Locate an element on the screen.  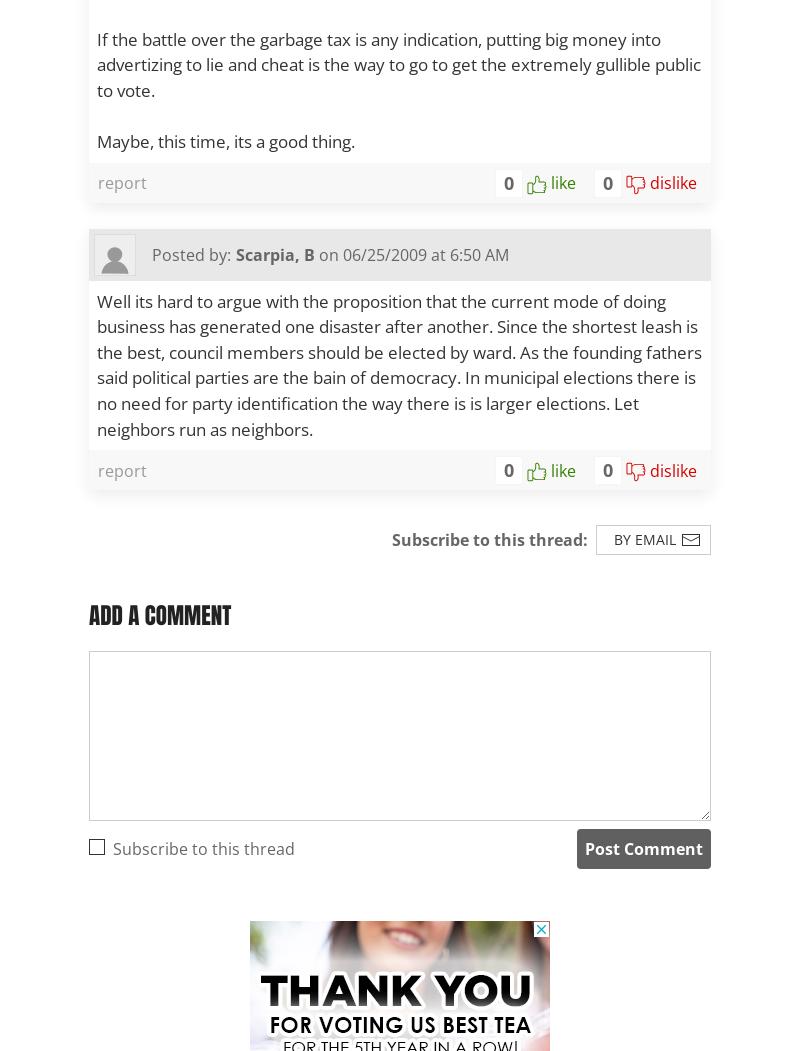
'Subscribe to this thread' is located at coordinates (204, 848).